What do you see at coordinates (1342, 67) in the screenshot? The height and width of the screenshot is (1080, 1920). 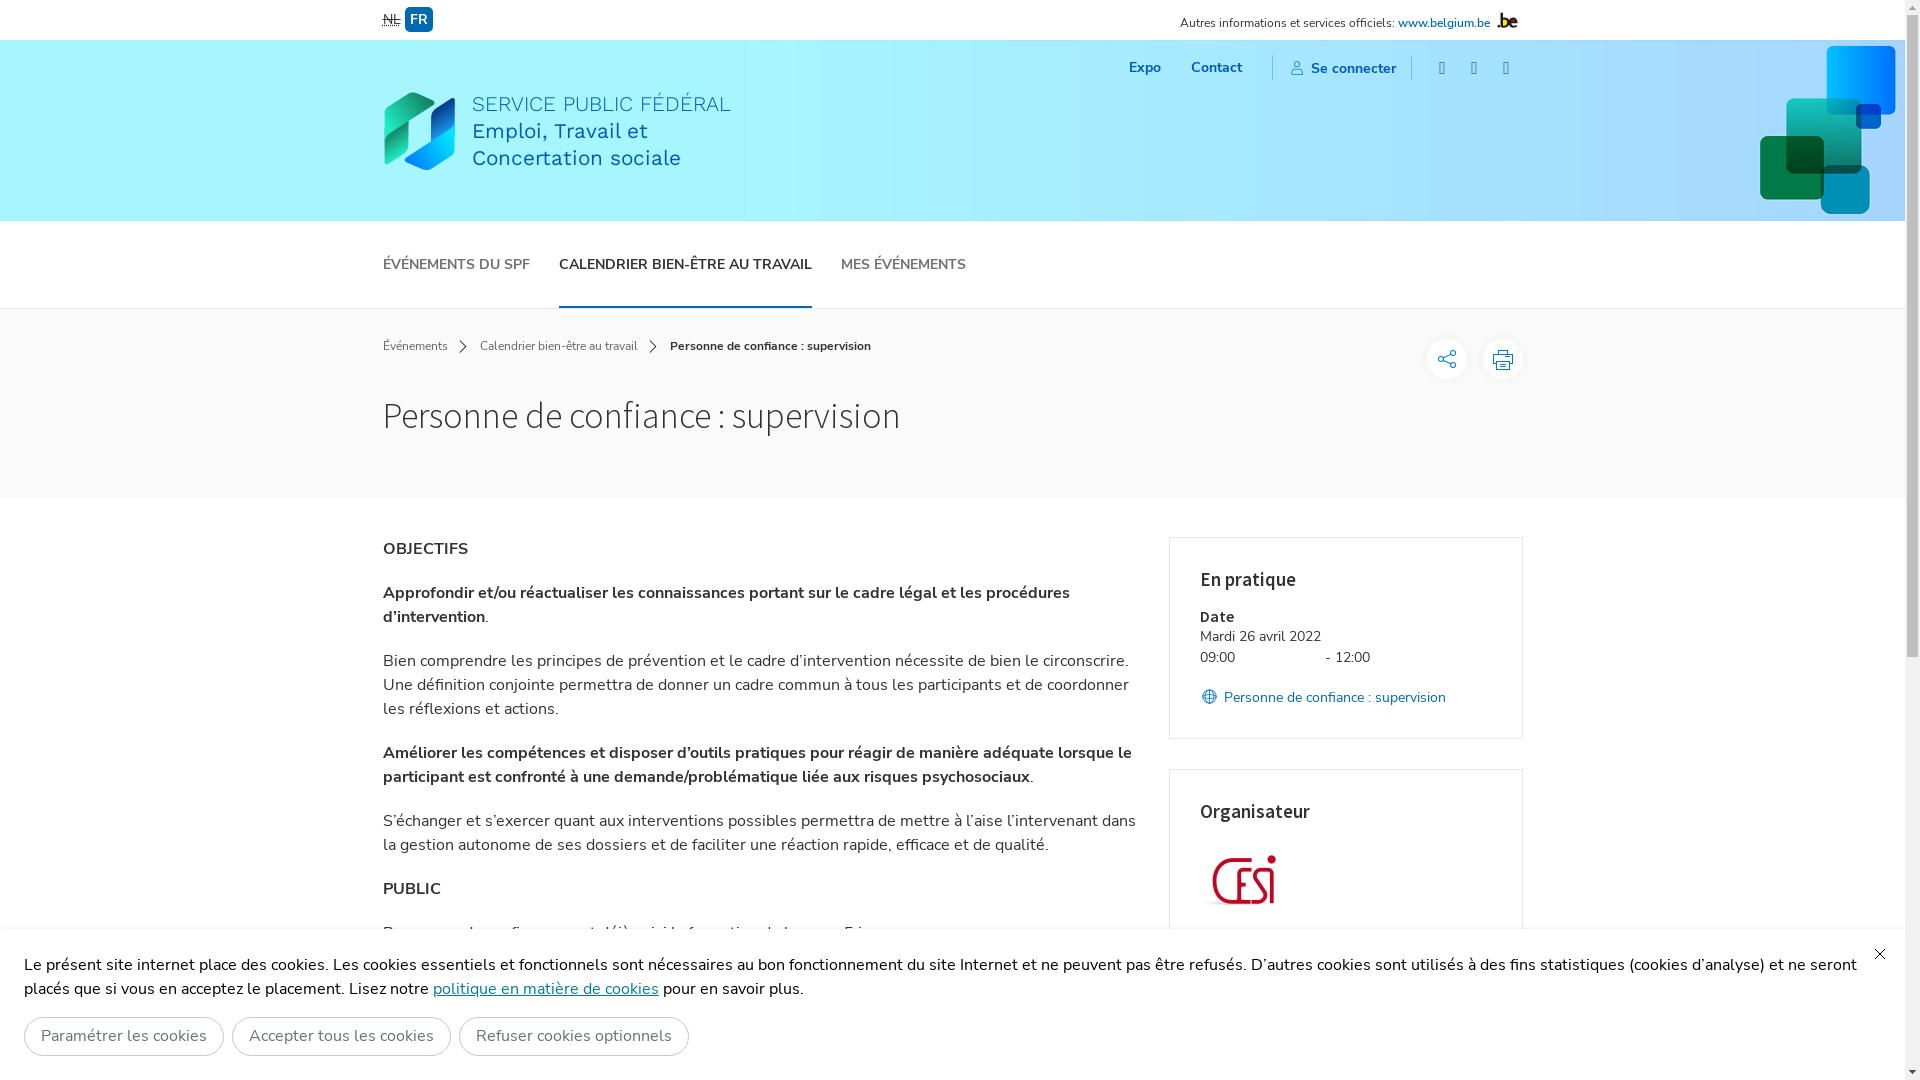 I see `'Se connecter'` at bounding box center [1342, 67].